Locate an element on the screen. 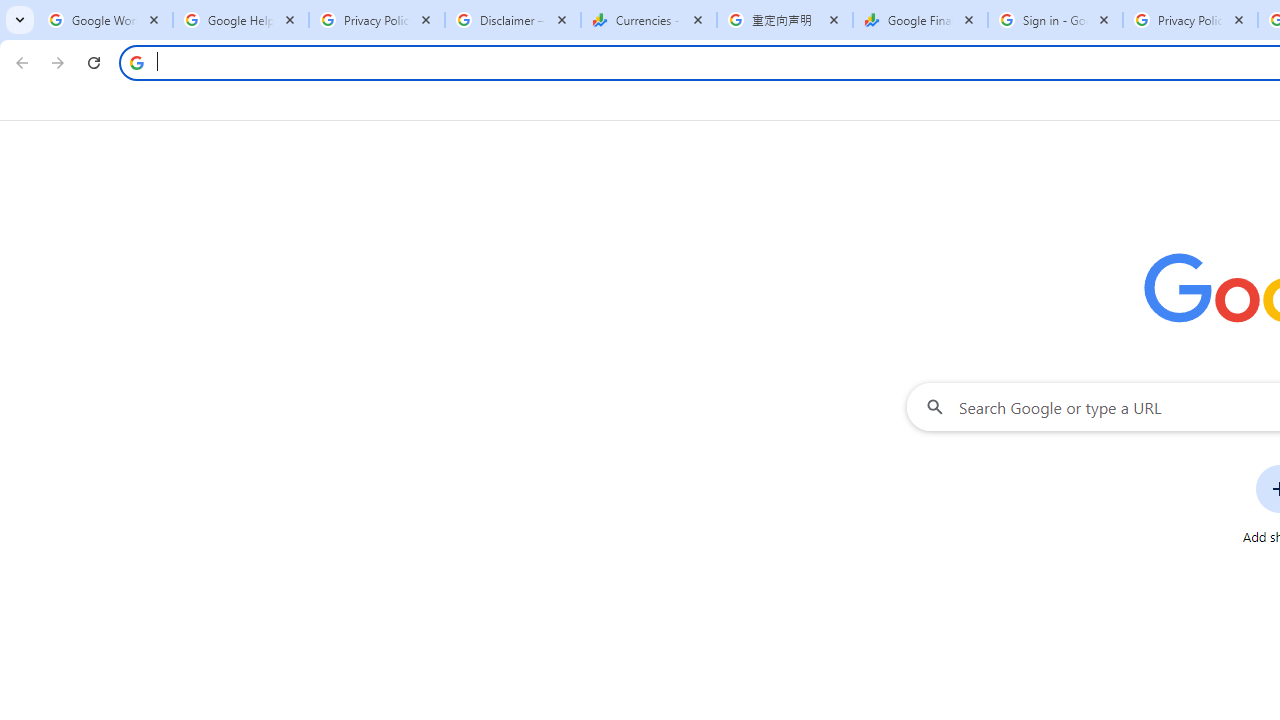 Image resolution: width=1280 pixels, height=720 pixels. 'Sign in - Google Accounts' is located at coordinates (1054, 20).